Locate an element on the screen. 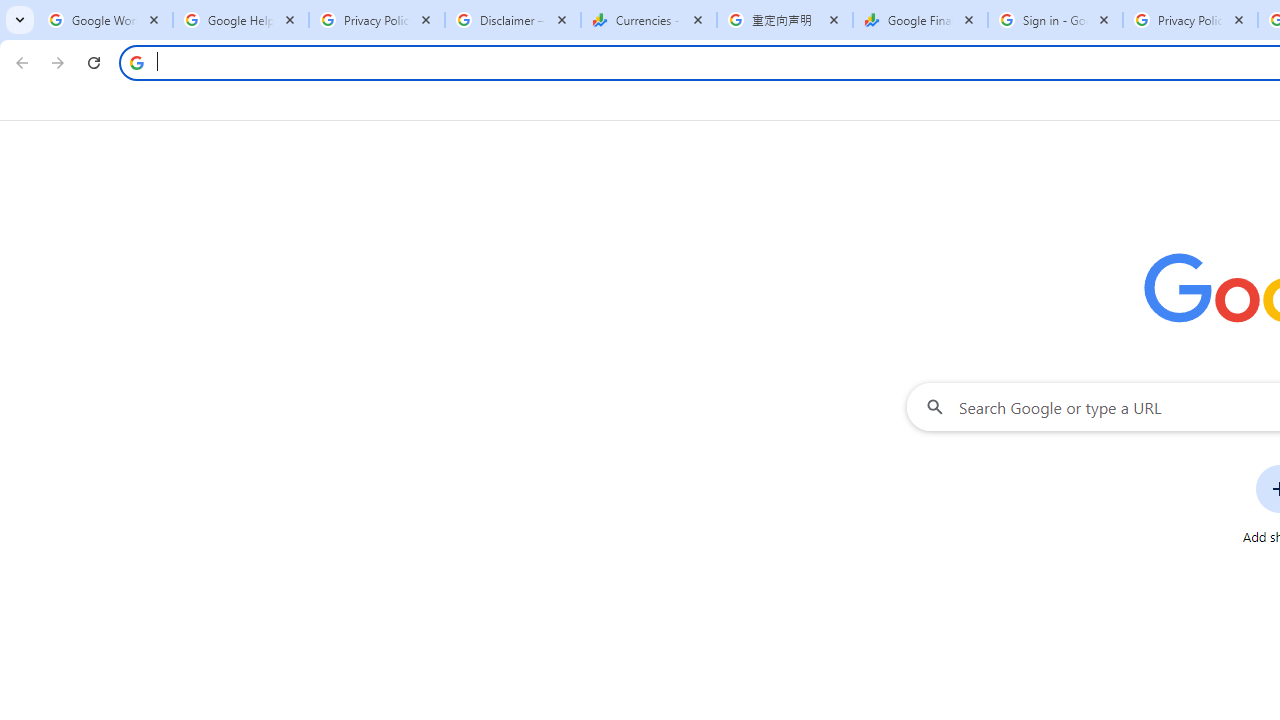 Image resolution: width=1280 pixels, height=720 pixels. 'Sign in - Google Accounts' is located at coordinates (1054, 20).